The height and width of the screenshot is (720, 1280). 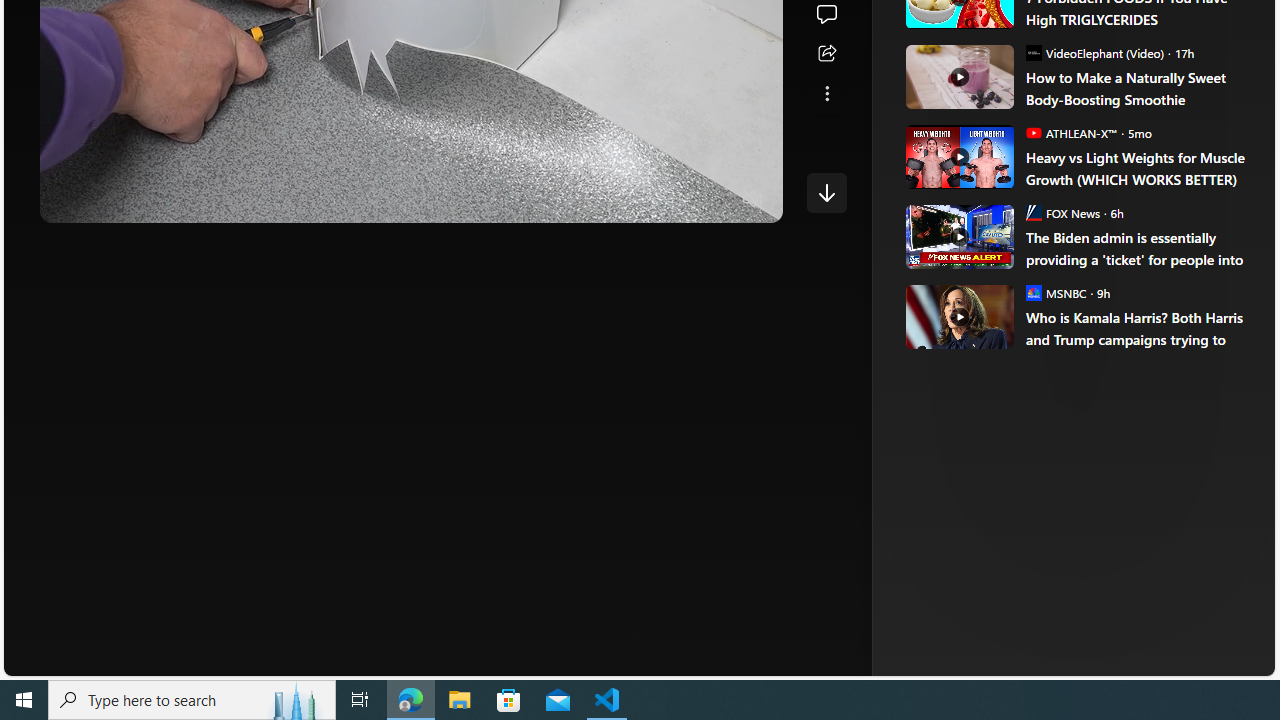 What do you see at coordinates (826, 53) in the screenshot?
I see `'Share this story'` at bounding box center [826, 53].